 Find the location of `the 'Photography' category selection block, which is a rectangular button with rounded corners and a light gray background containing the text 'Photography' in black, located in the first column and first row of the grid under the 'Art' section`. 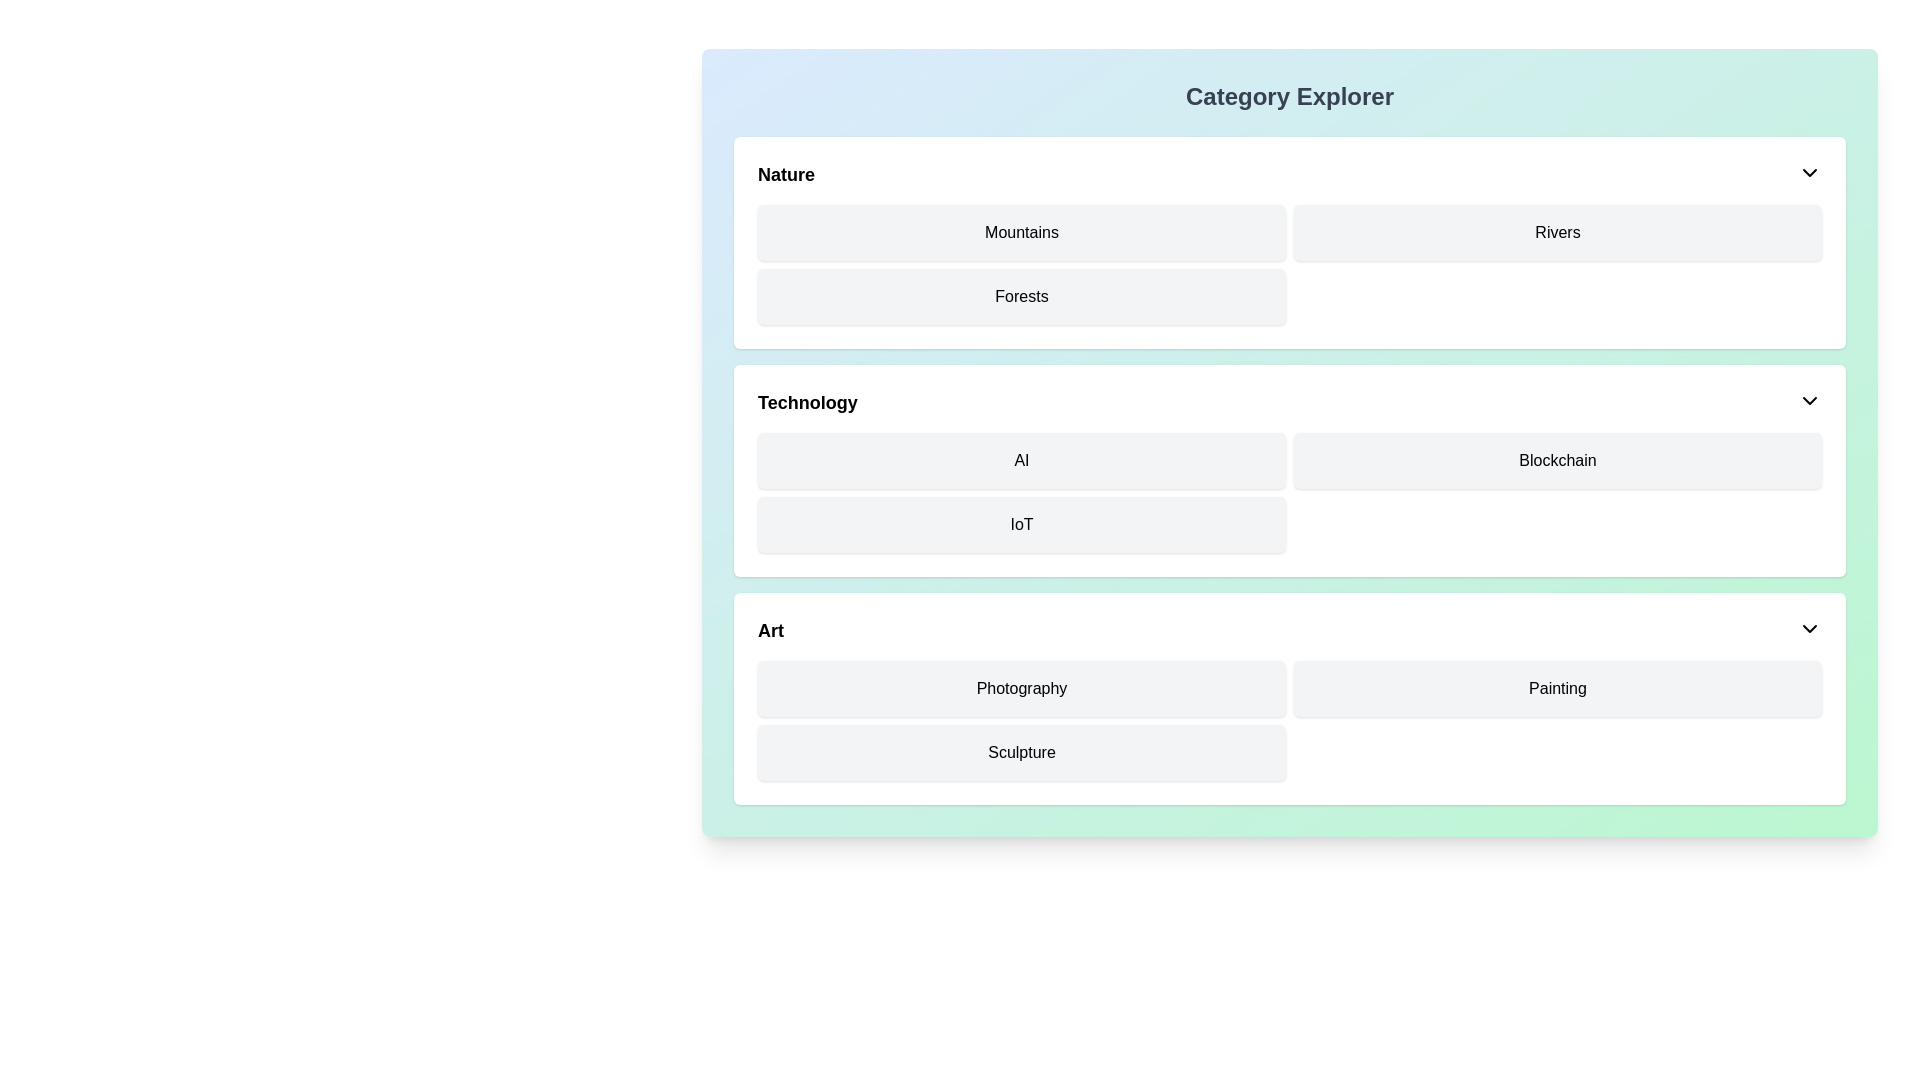

the 'Photography' category selection block, which is a rectangular button with rounded corners and a light gray background containing the text 'Photography' in black, located in the first column and first row of the grid under the 'Art' section is located at coordinates (1022, 688).